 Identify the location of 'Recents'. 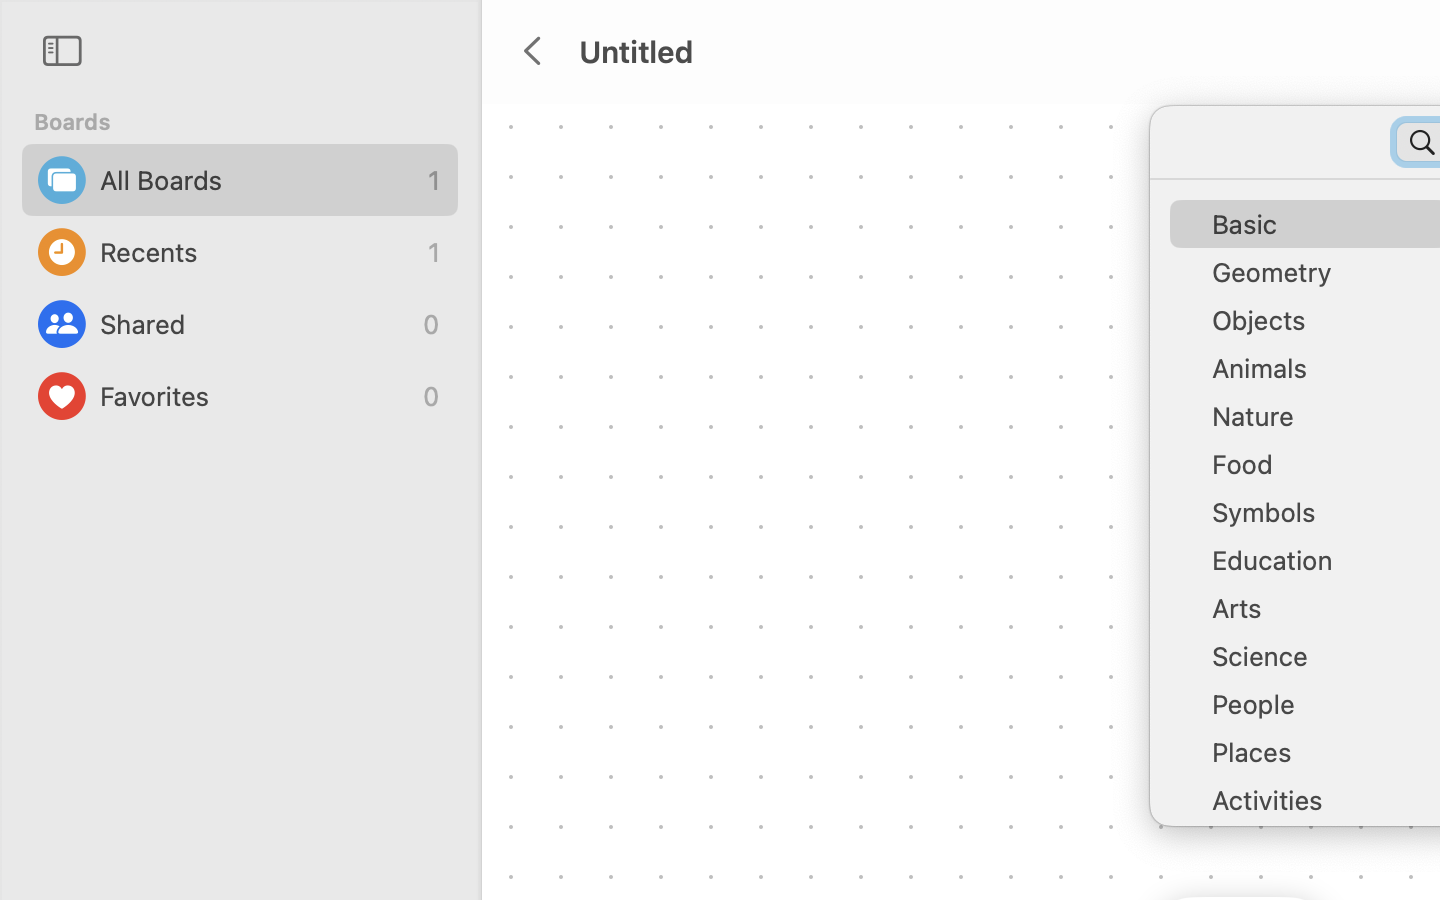
(258, 251).